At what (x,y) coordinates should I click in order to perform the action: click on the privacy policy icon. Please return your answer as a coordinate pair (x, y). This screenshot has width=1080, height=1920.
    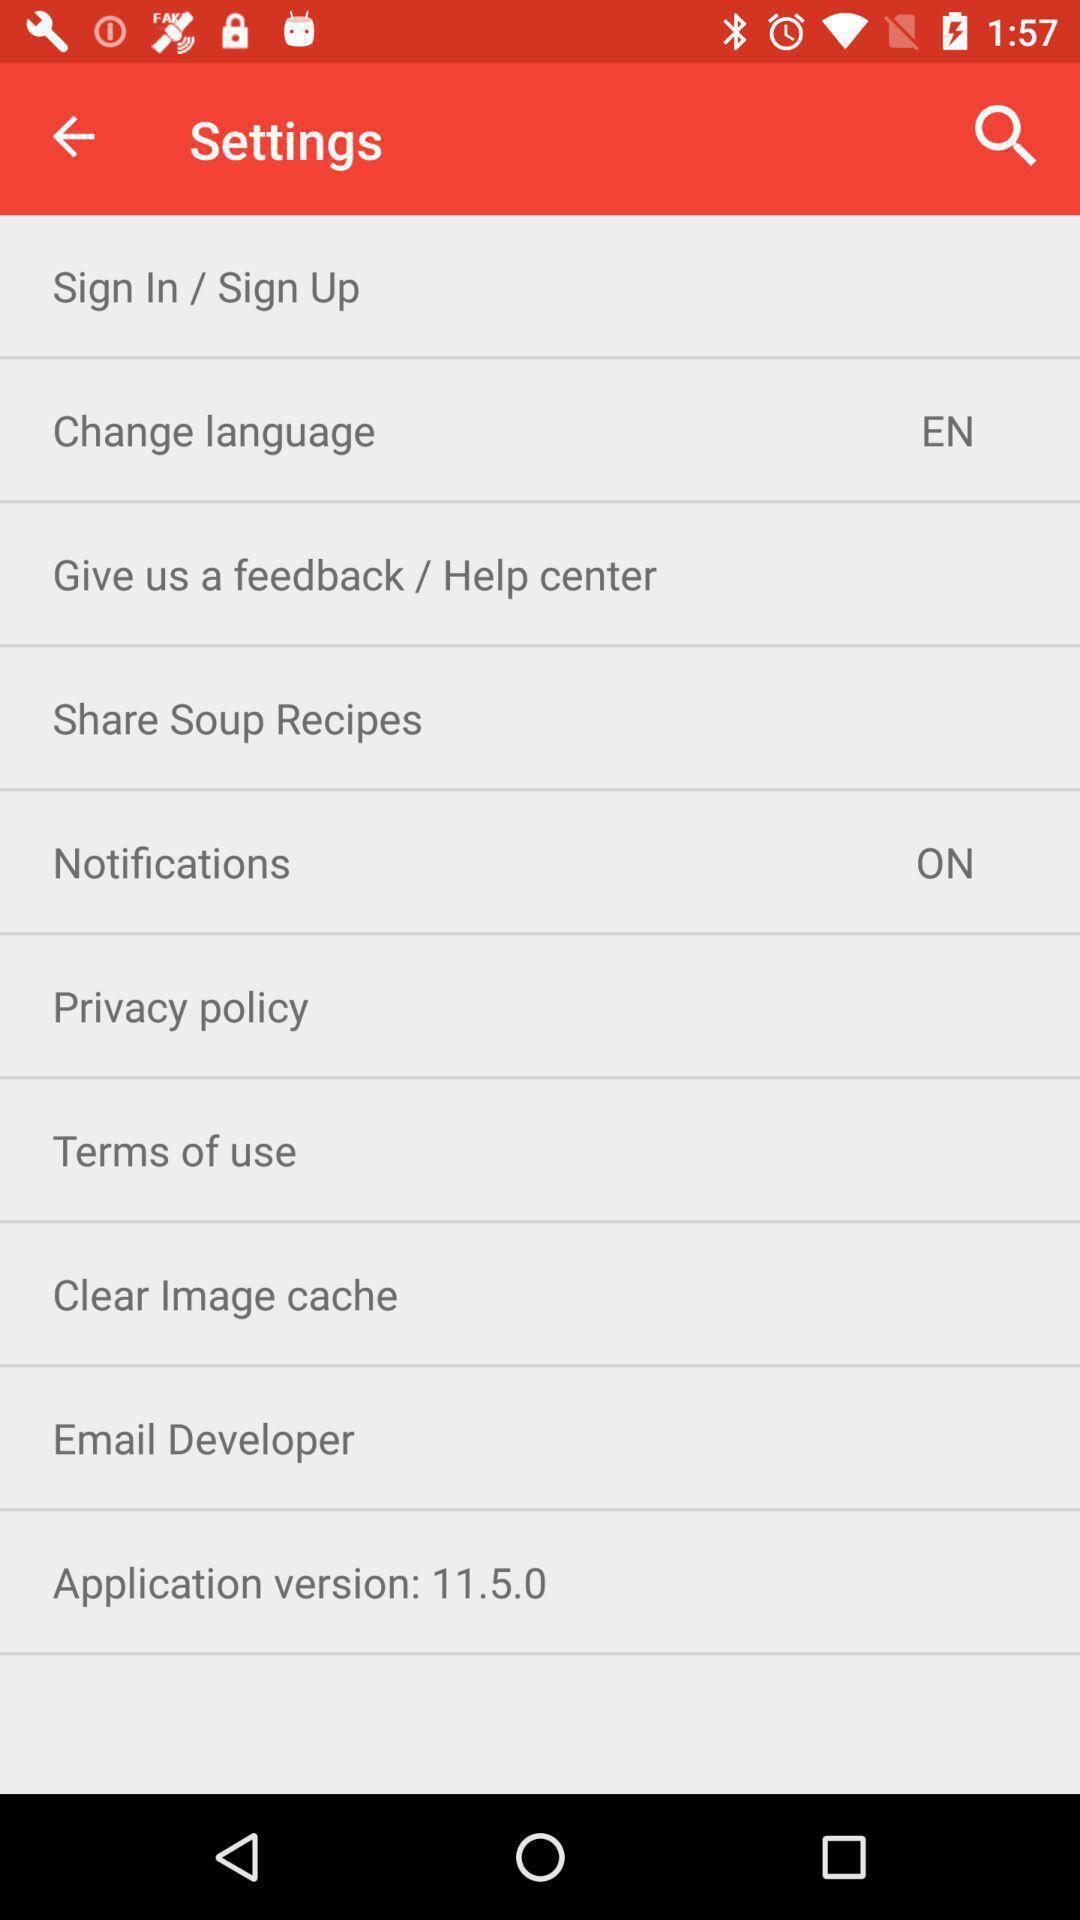
    Looking at the image, I should click on (540, 1005).